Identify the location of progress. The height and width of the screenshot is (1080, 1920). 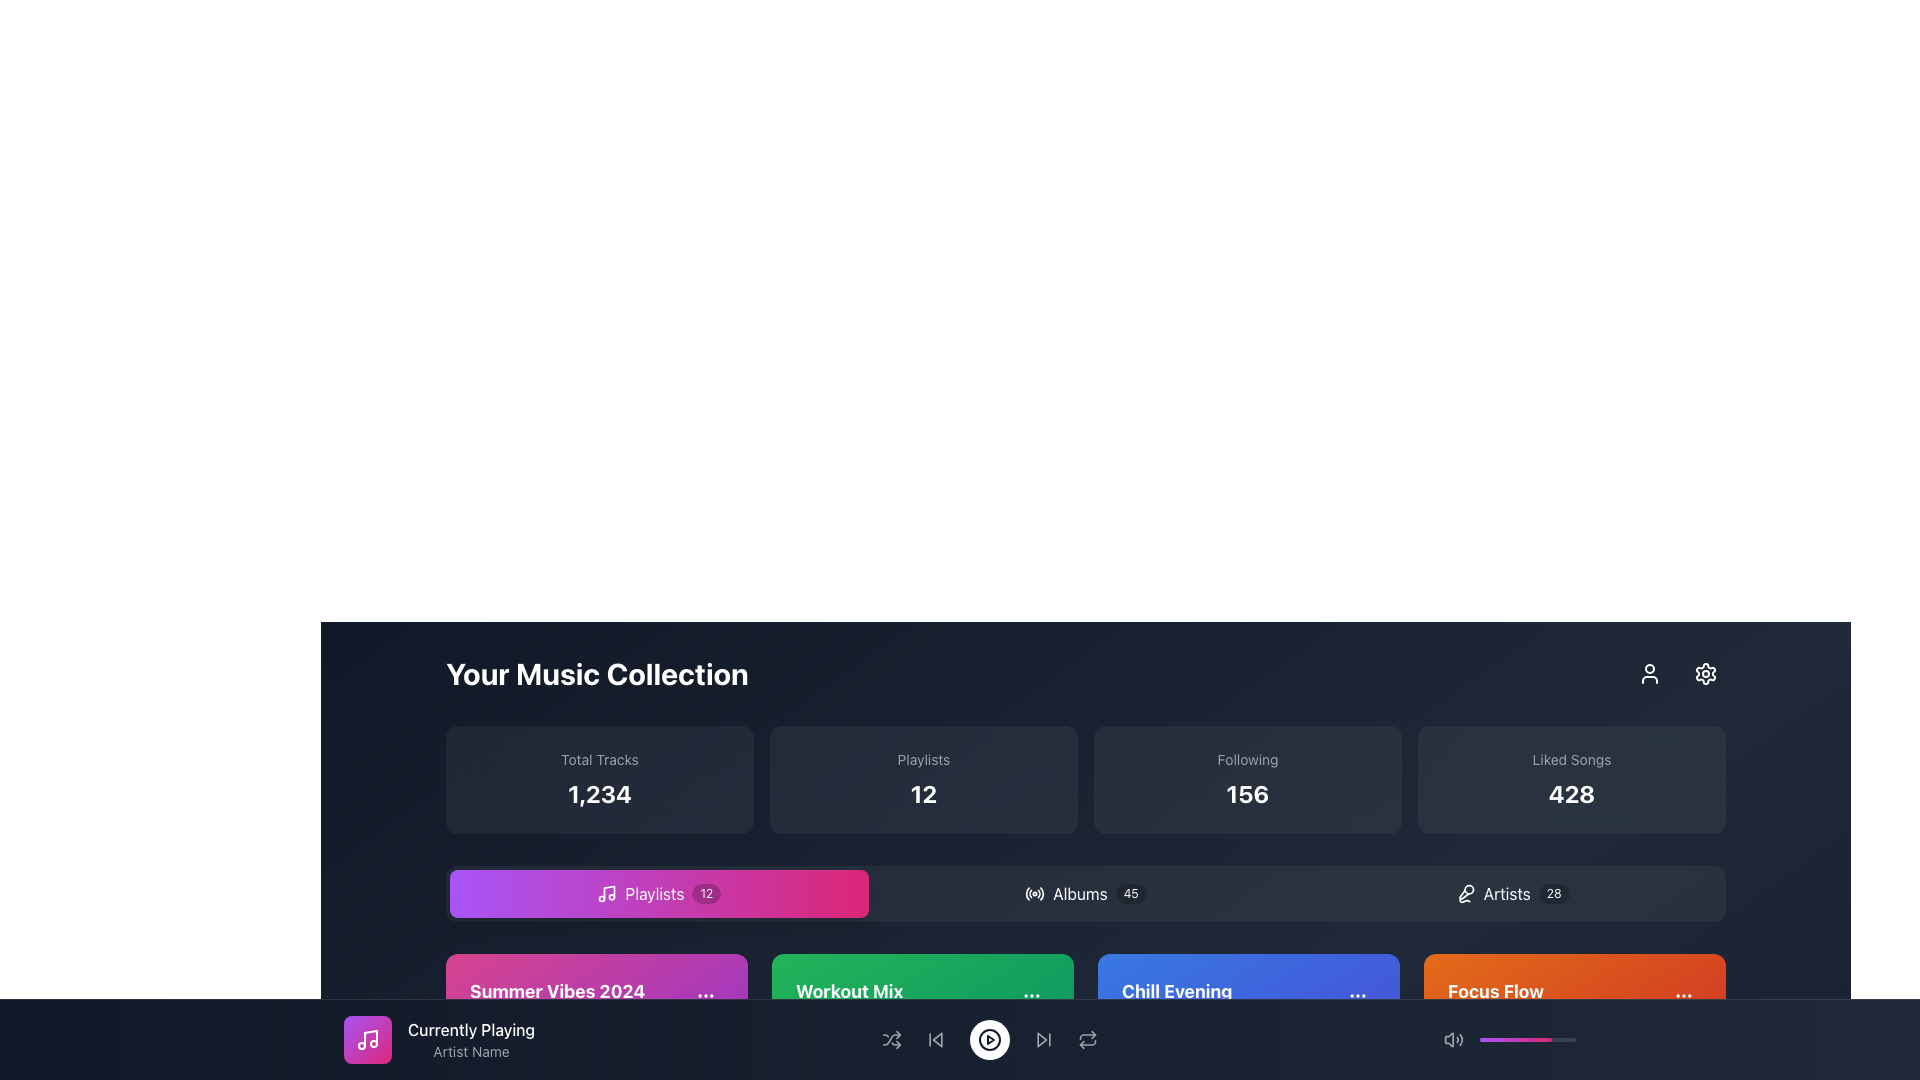
(1518, 1039).